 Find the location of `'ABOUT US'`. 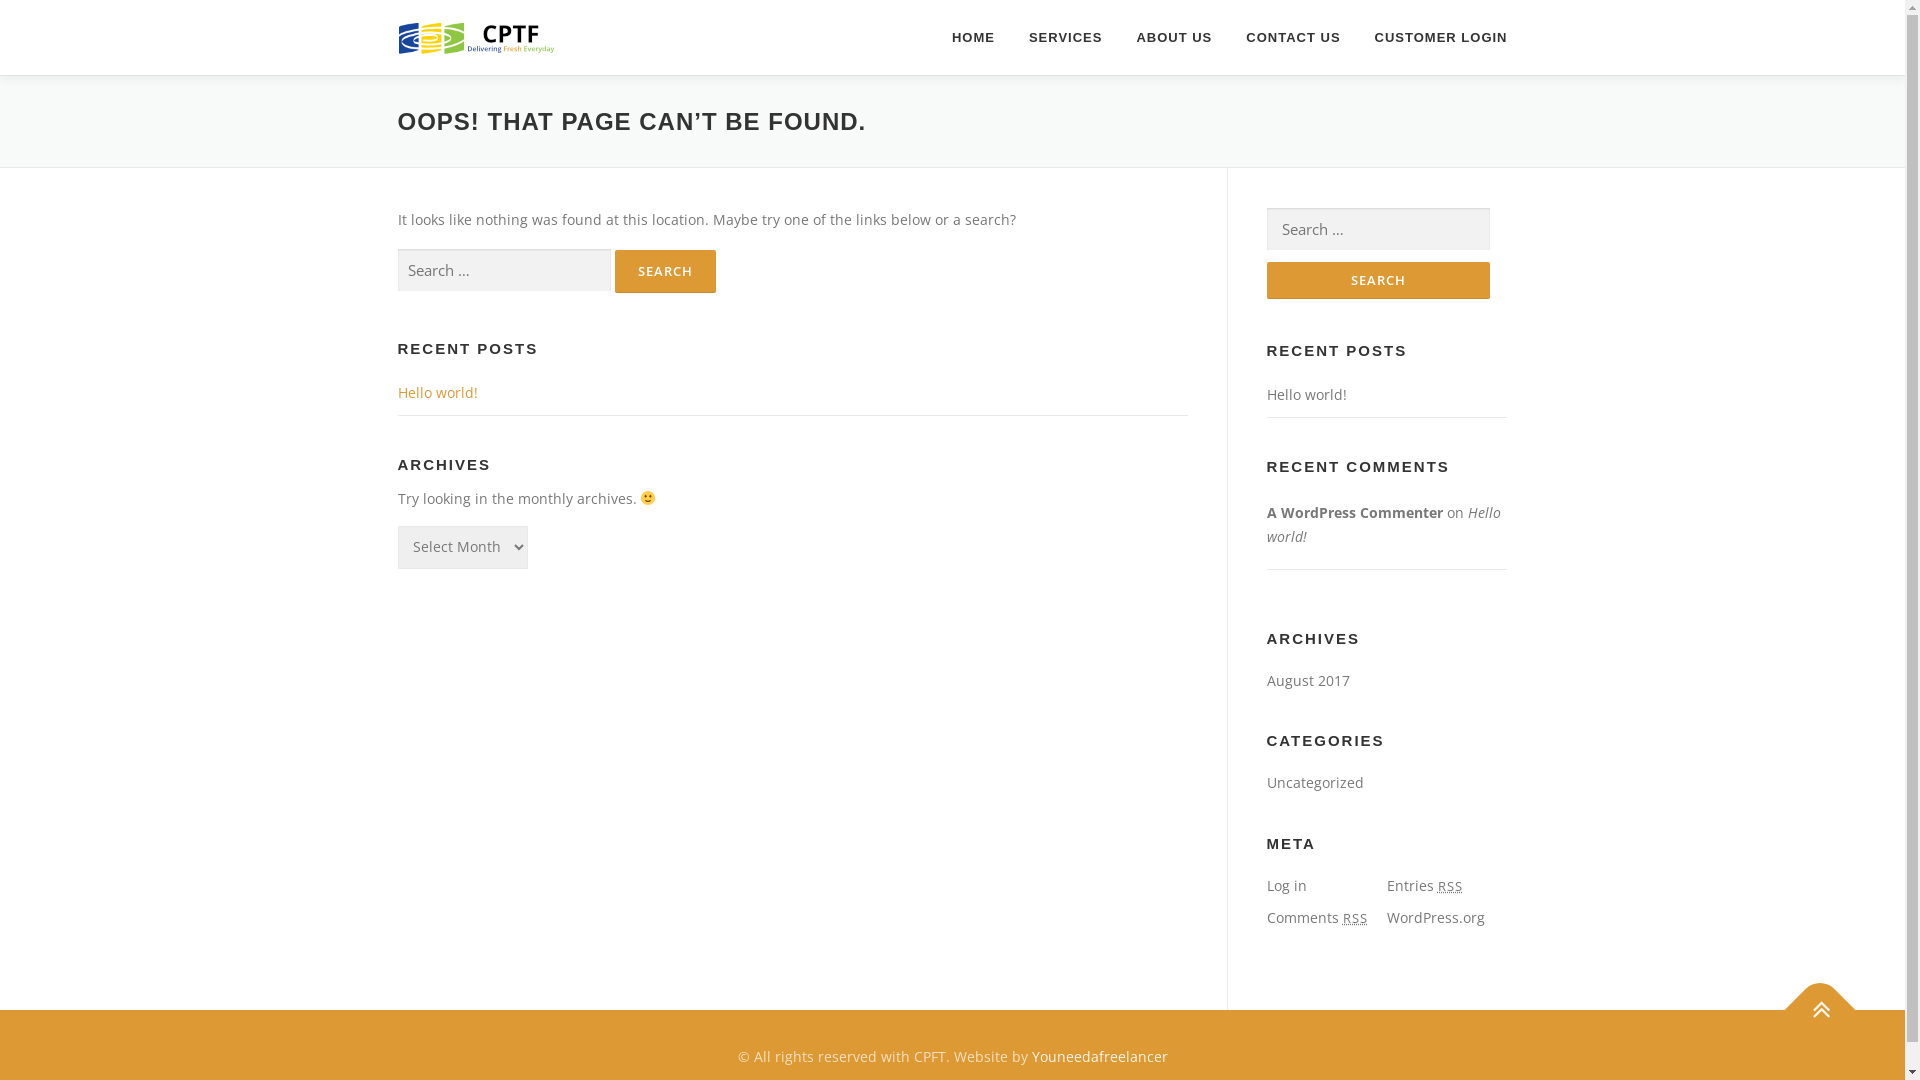

'ABOUT US' is located at coordinates (1117, 37).